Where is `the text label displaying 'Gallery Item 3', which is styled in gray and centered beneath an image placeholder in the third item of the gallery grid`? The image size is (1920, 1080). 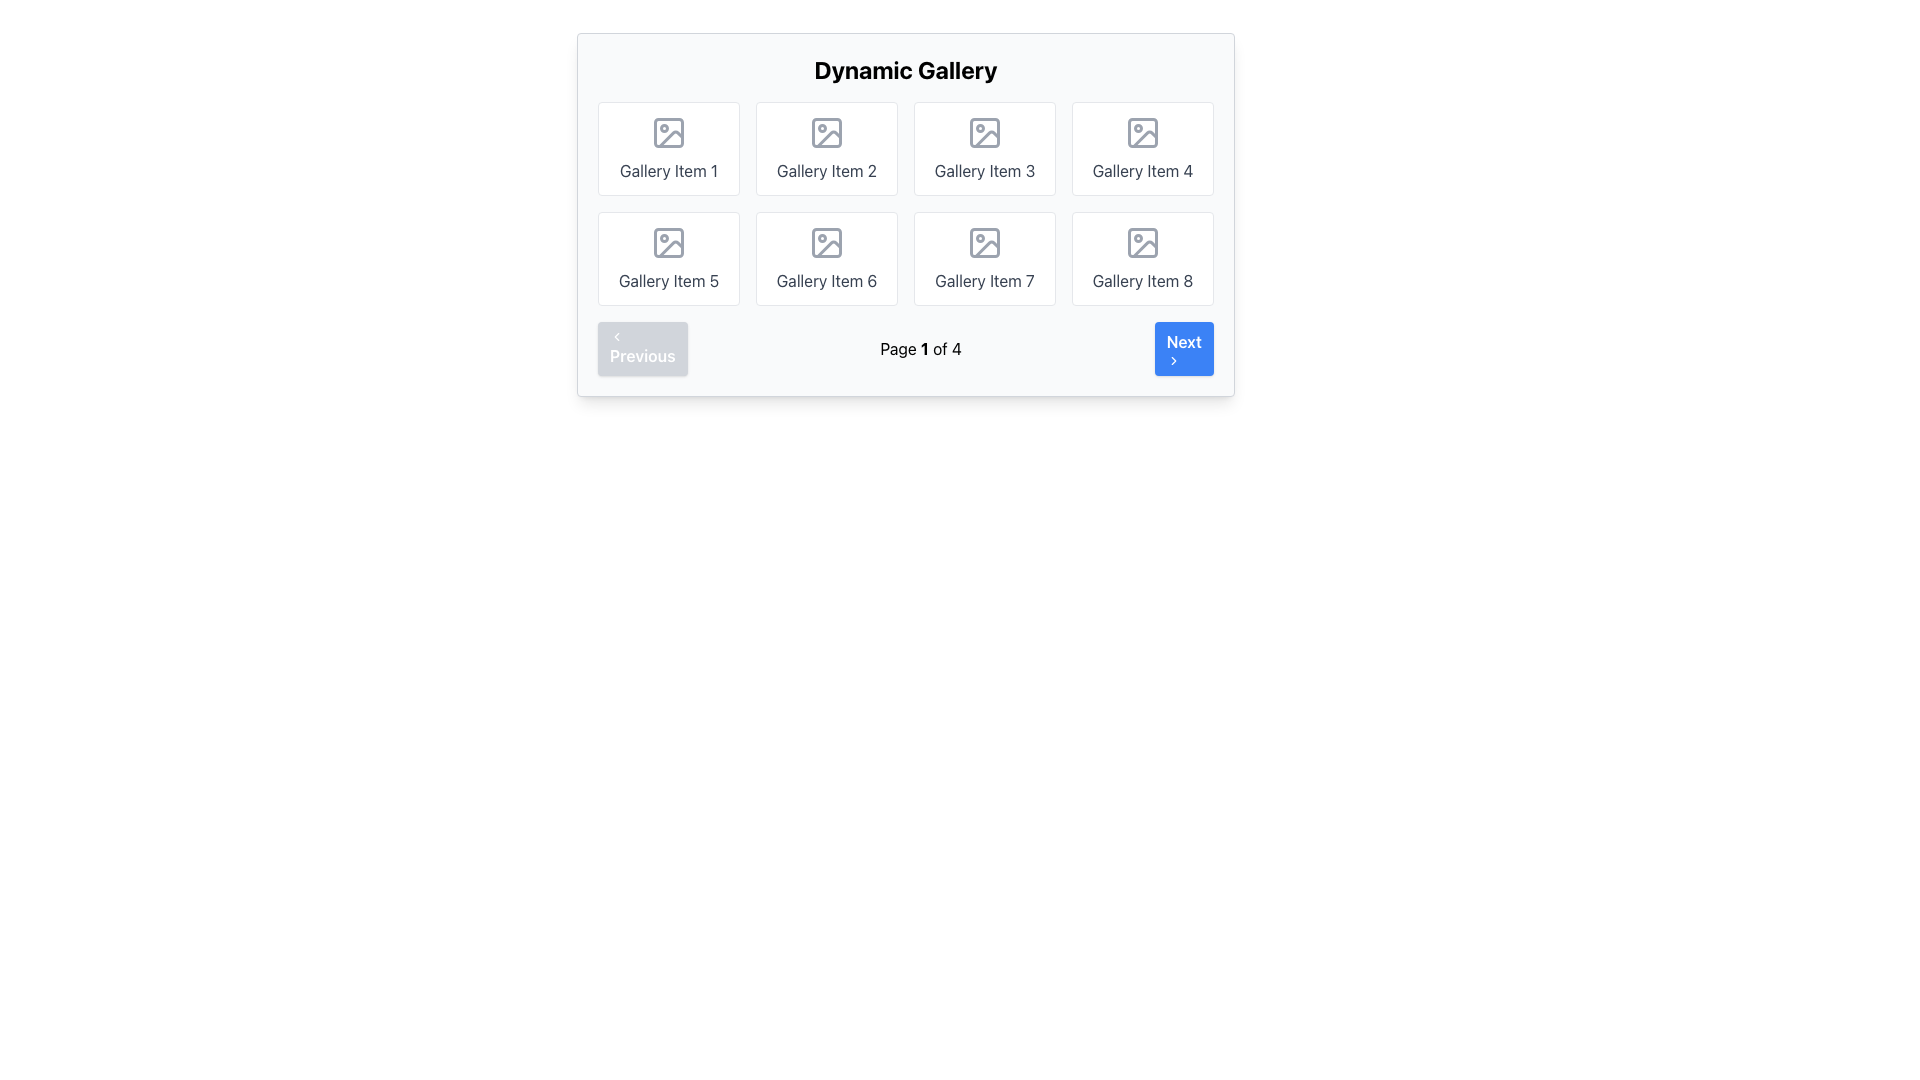
the text label displaying 'Gallery Item 3', which is styled in gray and centered beneath an image placeholder in the third item of the gallery grid is located at coordinates (984, 169).